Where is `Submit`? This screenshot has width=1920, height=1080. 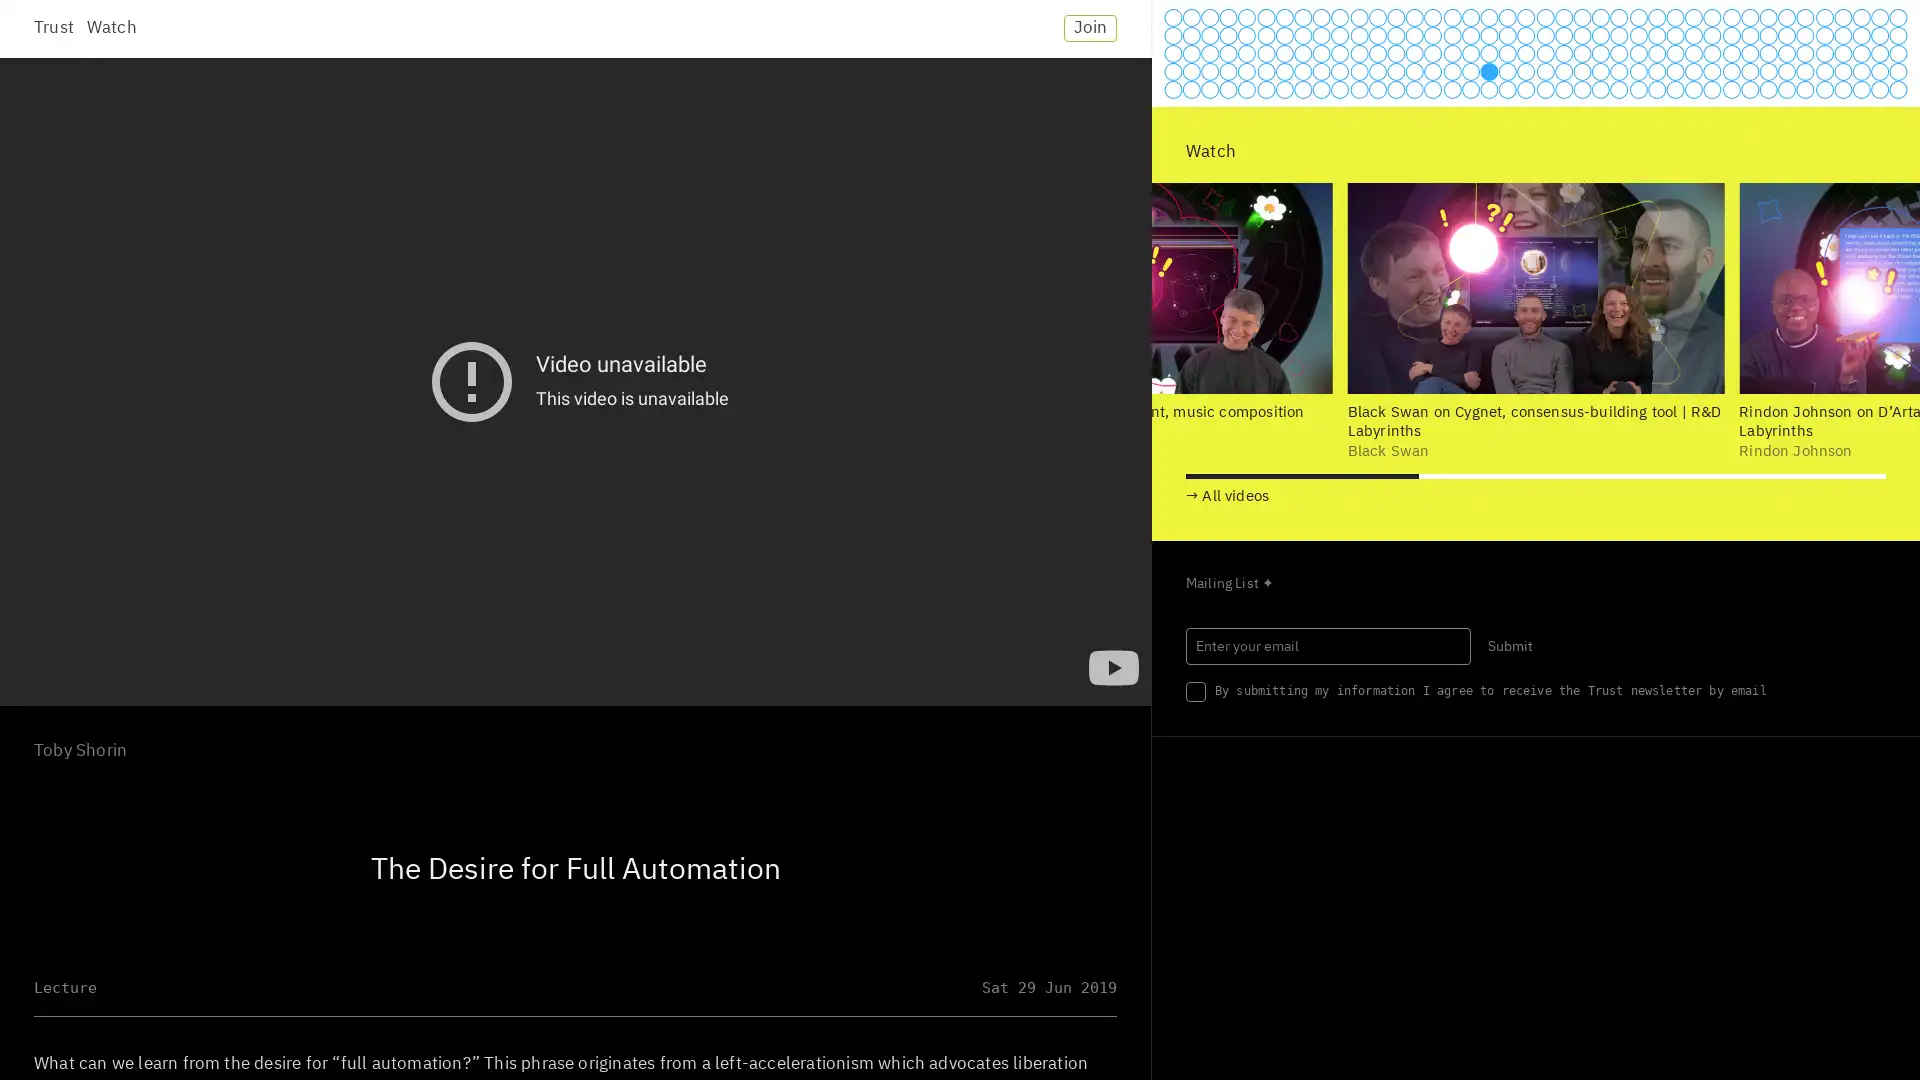
Submit is located at coordinates (1501, 645).